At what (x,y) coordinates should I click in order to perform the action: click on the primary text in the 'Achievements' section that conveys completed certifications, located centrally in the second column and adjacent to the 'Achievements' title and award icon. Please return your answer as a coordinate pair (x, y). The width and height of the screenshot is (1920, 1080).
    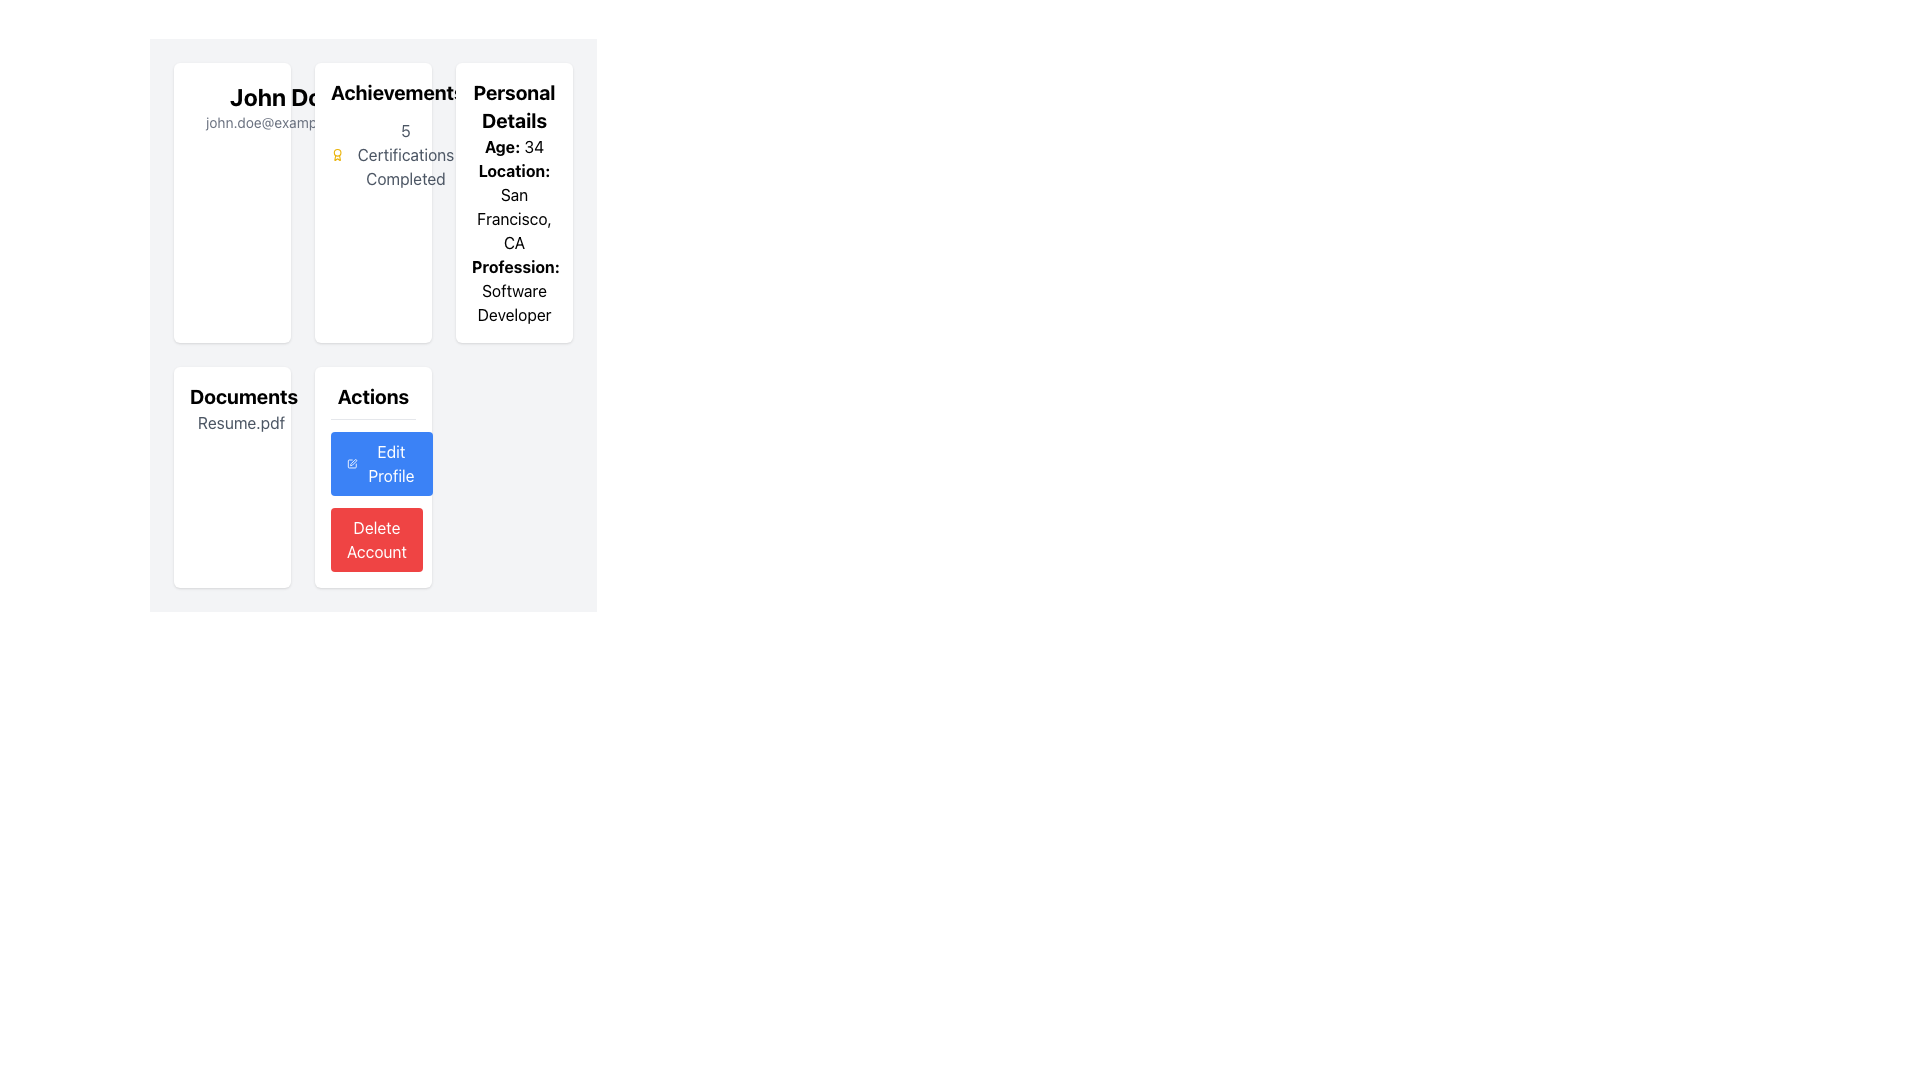
    Looking at the image, I should click on (404, 153).